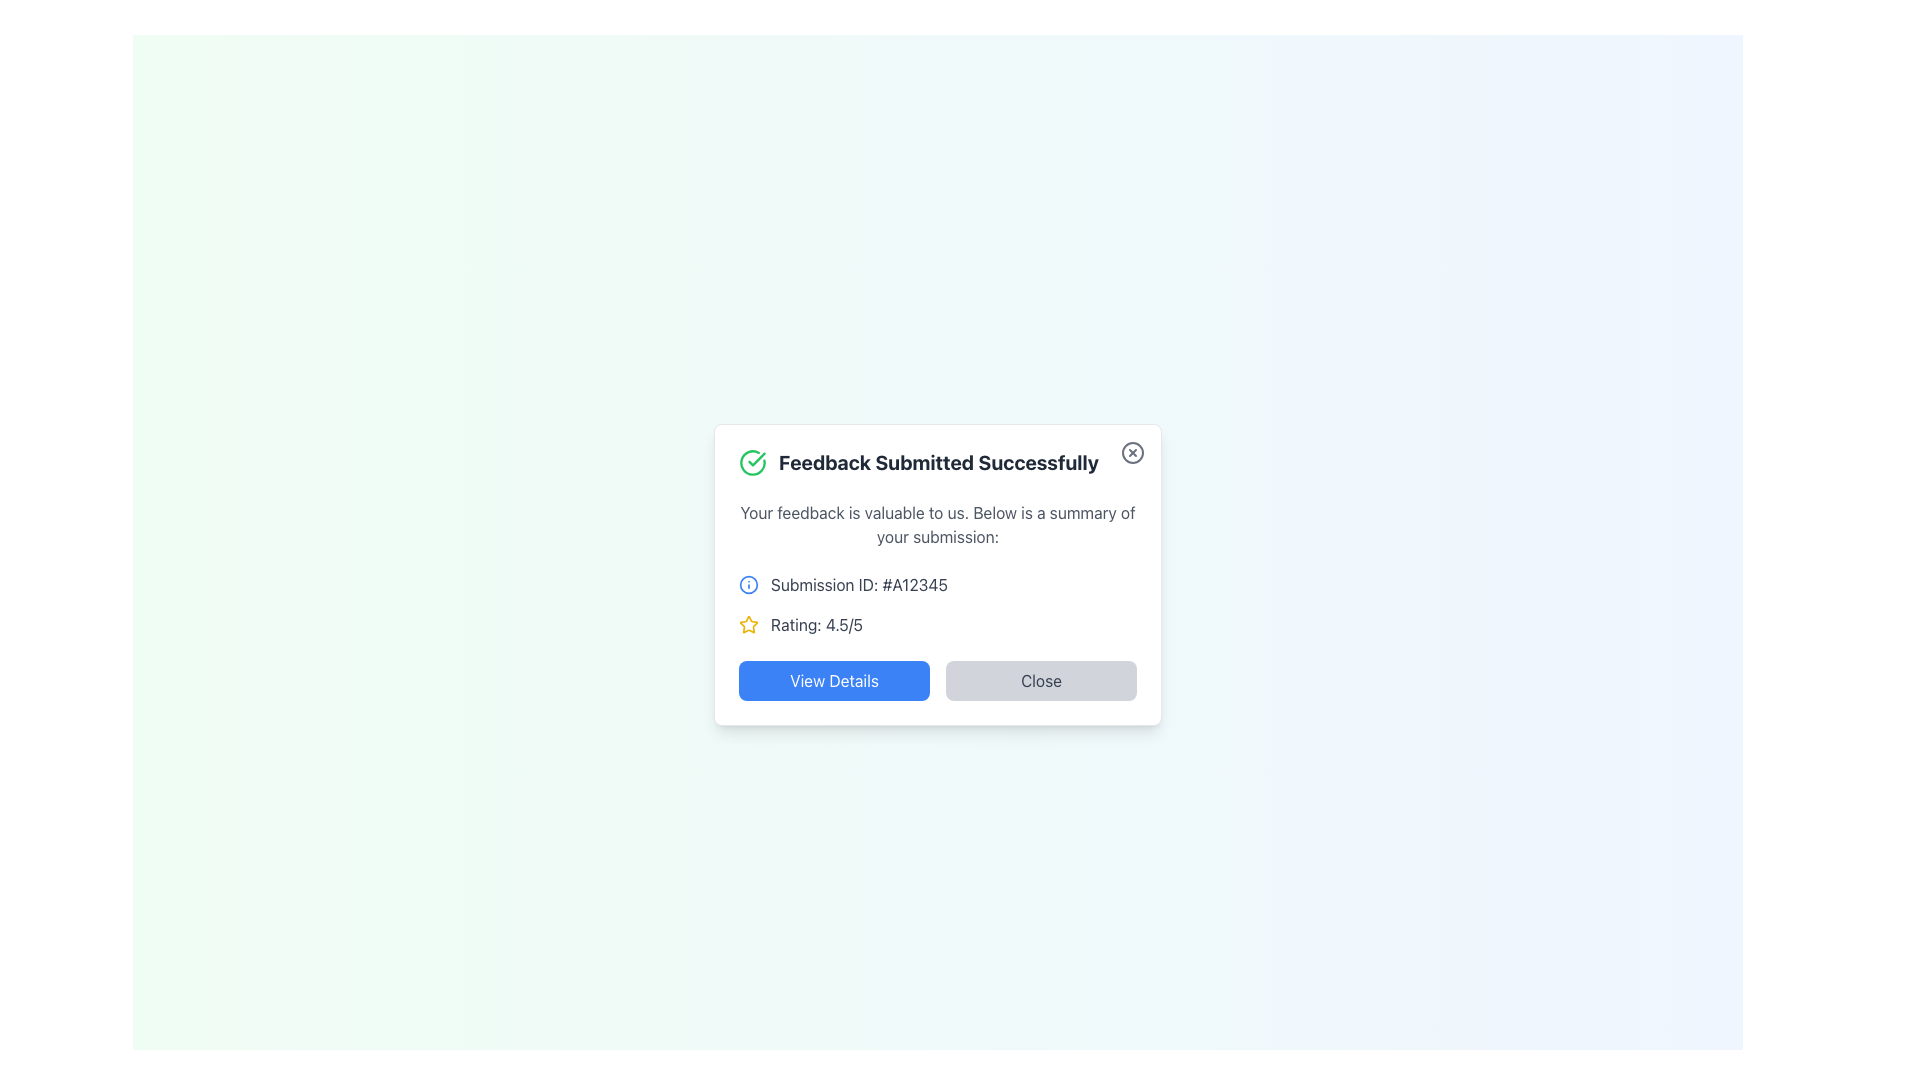  What do you see at coordinates (756, 459) in the screenshot?
I see `the checkmark icon within the SVG graphic located in the confirmation dialog box, which is styled in green and positioned to the left of the heading 'Feedback Submitted Successfully'` at bounding box center [756, 459].